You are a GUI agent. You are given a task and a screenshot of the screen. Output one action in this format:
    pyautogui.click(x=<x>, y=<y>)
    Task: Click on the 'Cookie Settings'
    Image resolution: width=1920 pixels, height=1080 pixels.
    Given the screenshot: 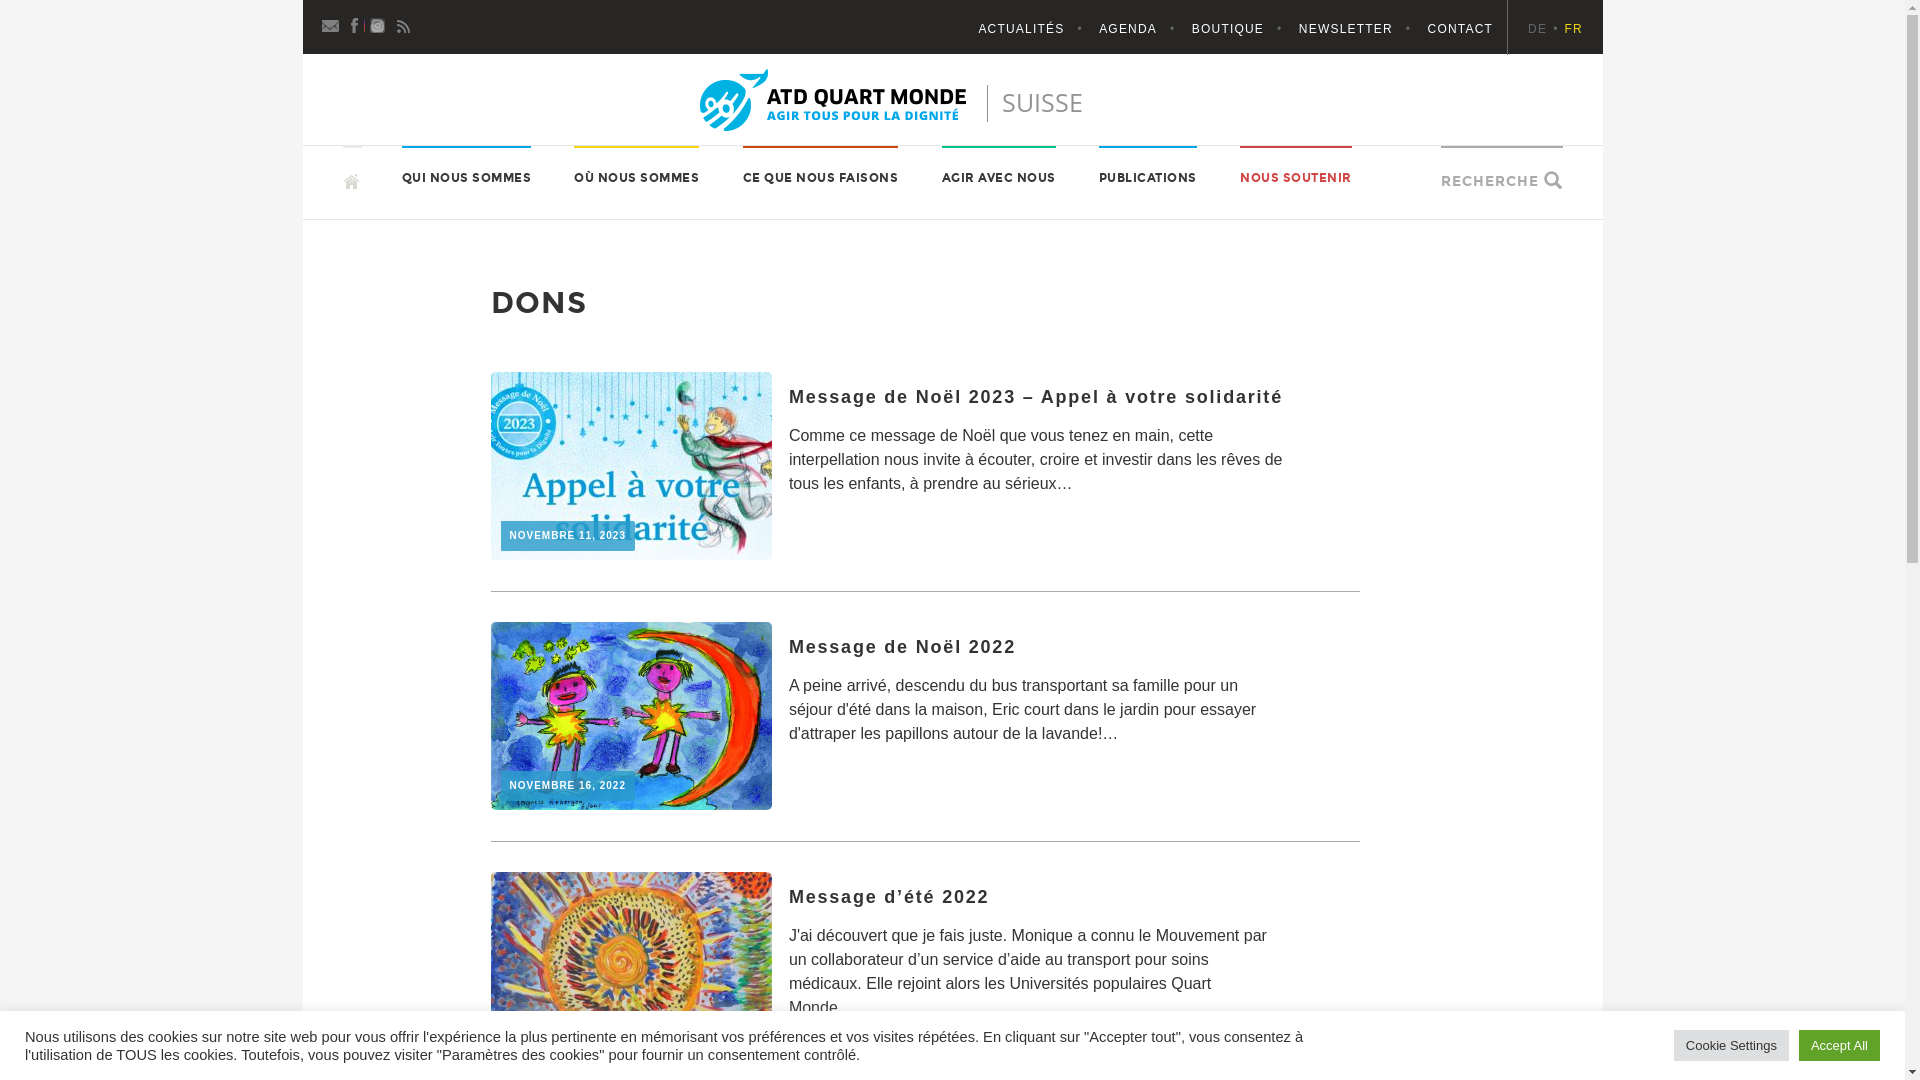 What is the action you would take?
    pyautogui.click(x=1730, y=1044)
    